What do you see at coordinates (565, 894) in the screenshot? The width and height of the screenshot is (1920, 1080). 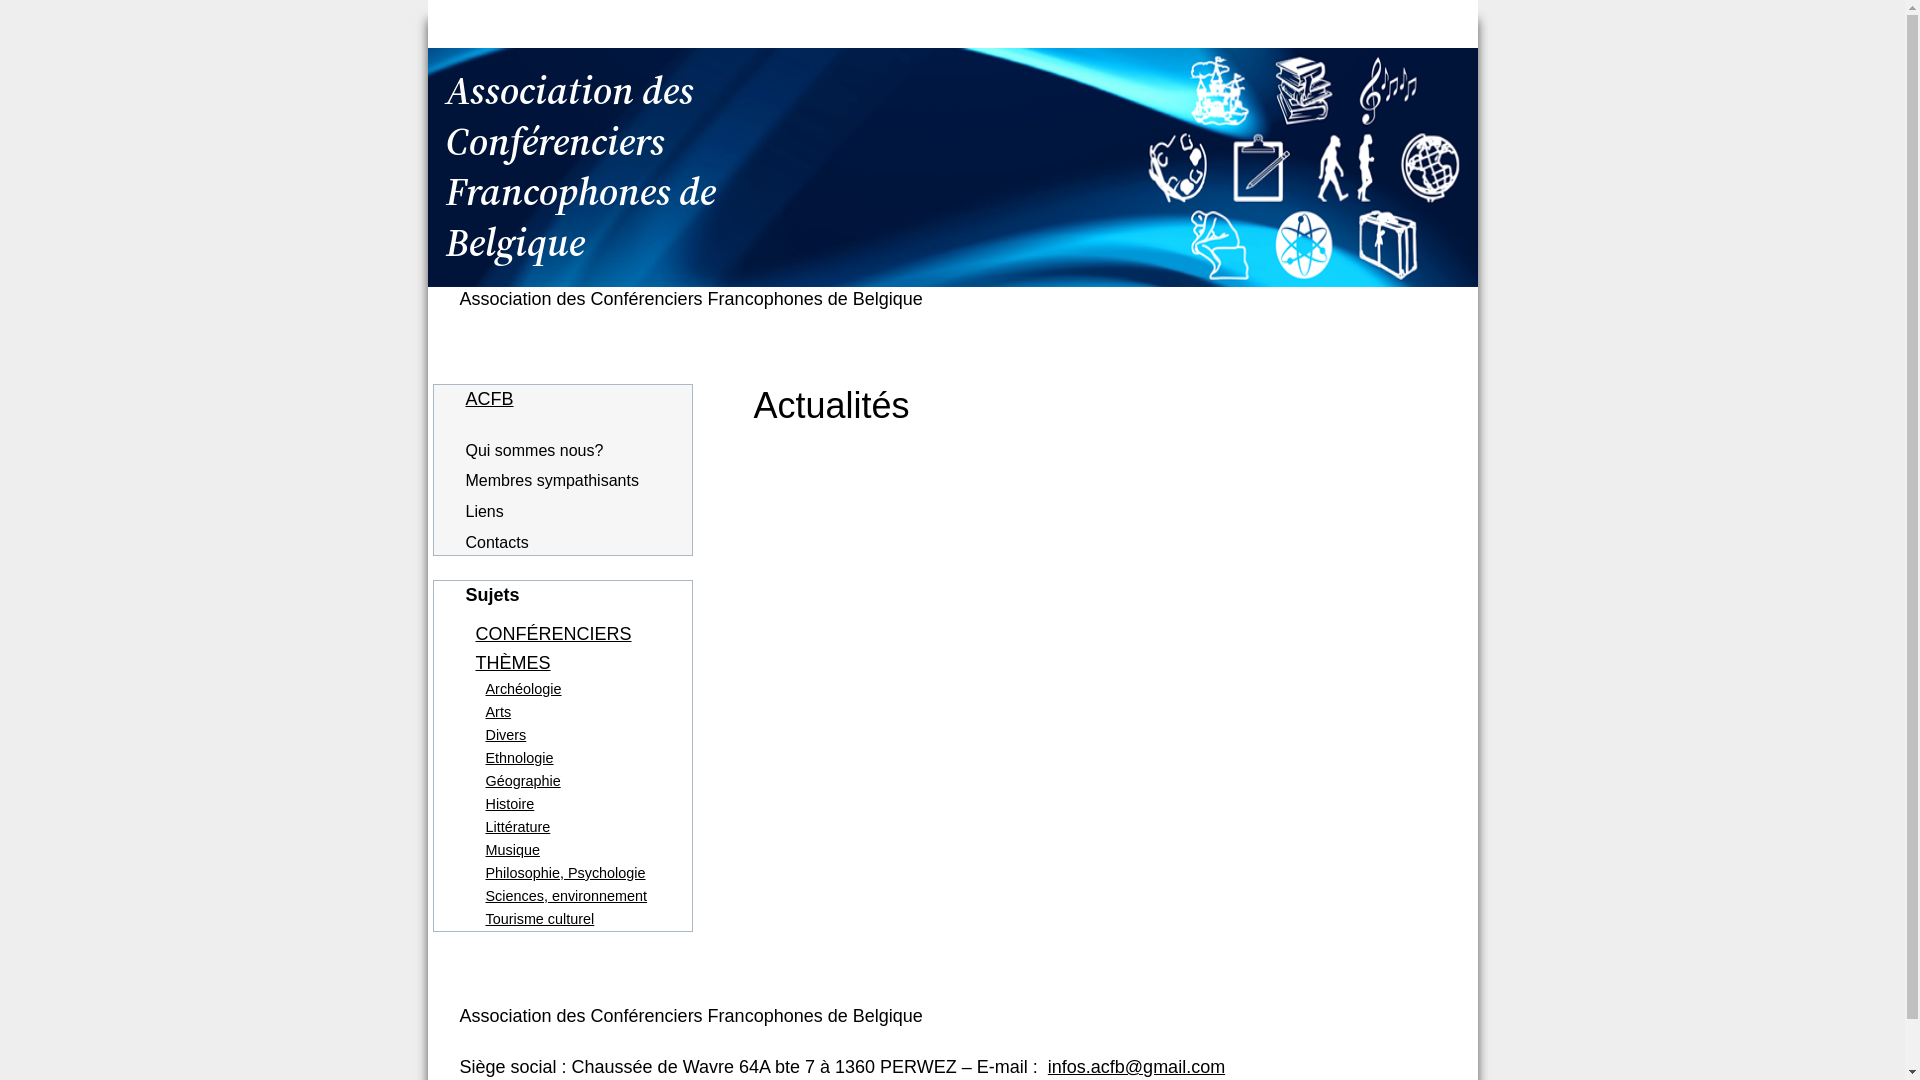 I see `'Sciences, environnement'` at bounding box center [565, 894].